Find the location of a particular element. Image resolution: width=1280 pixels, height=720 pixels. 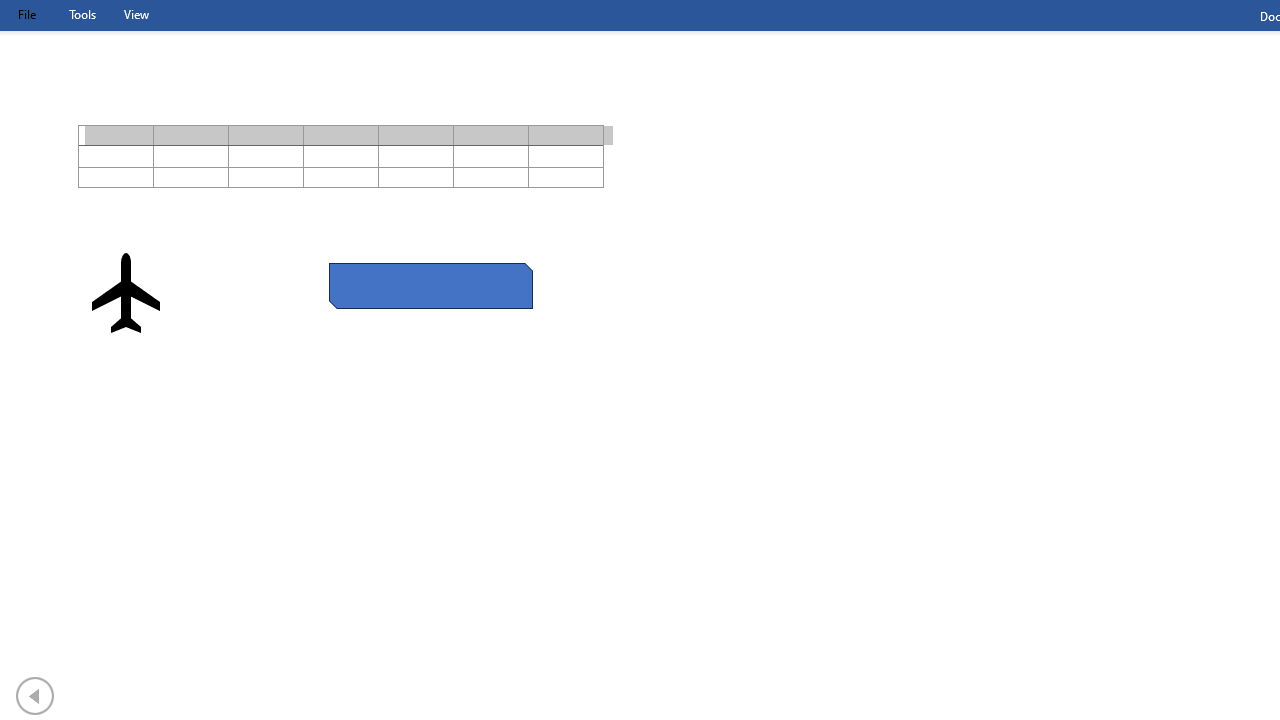

'Airplane with solid fill' is located at coordinates (125, 293).